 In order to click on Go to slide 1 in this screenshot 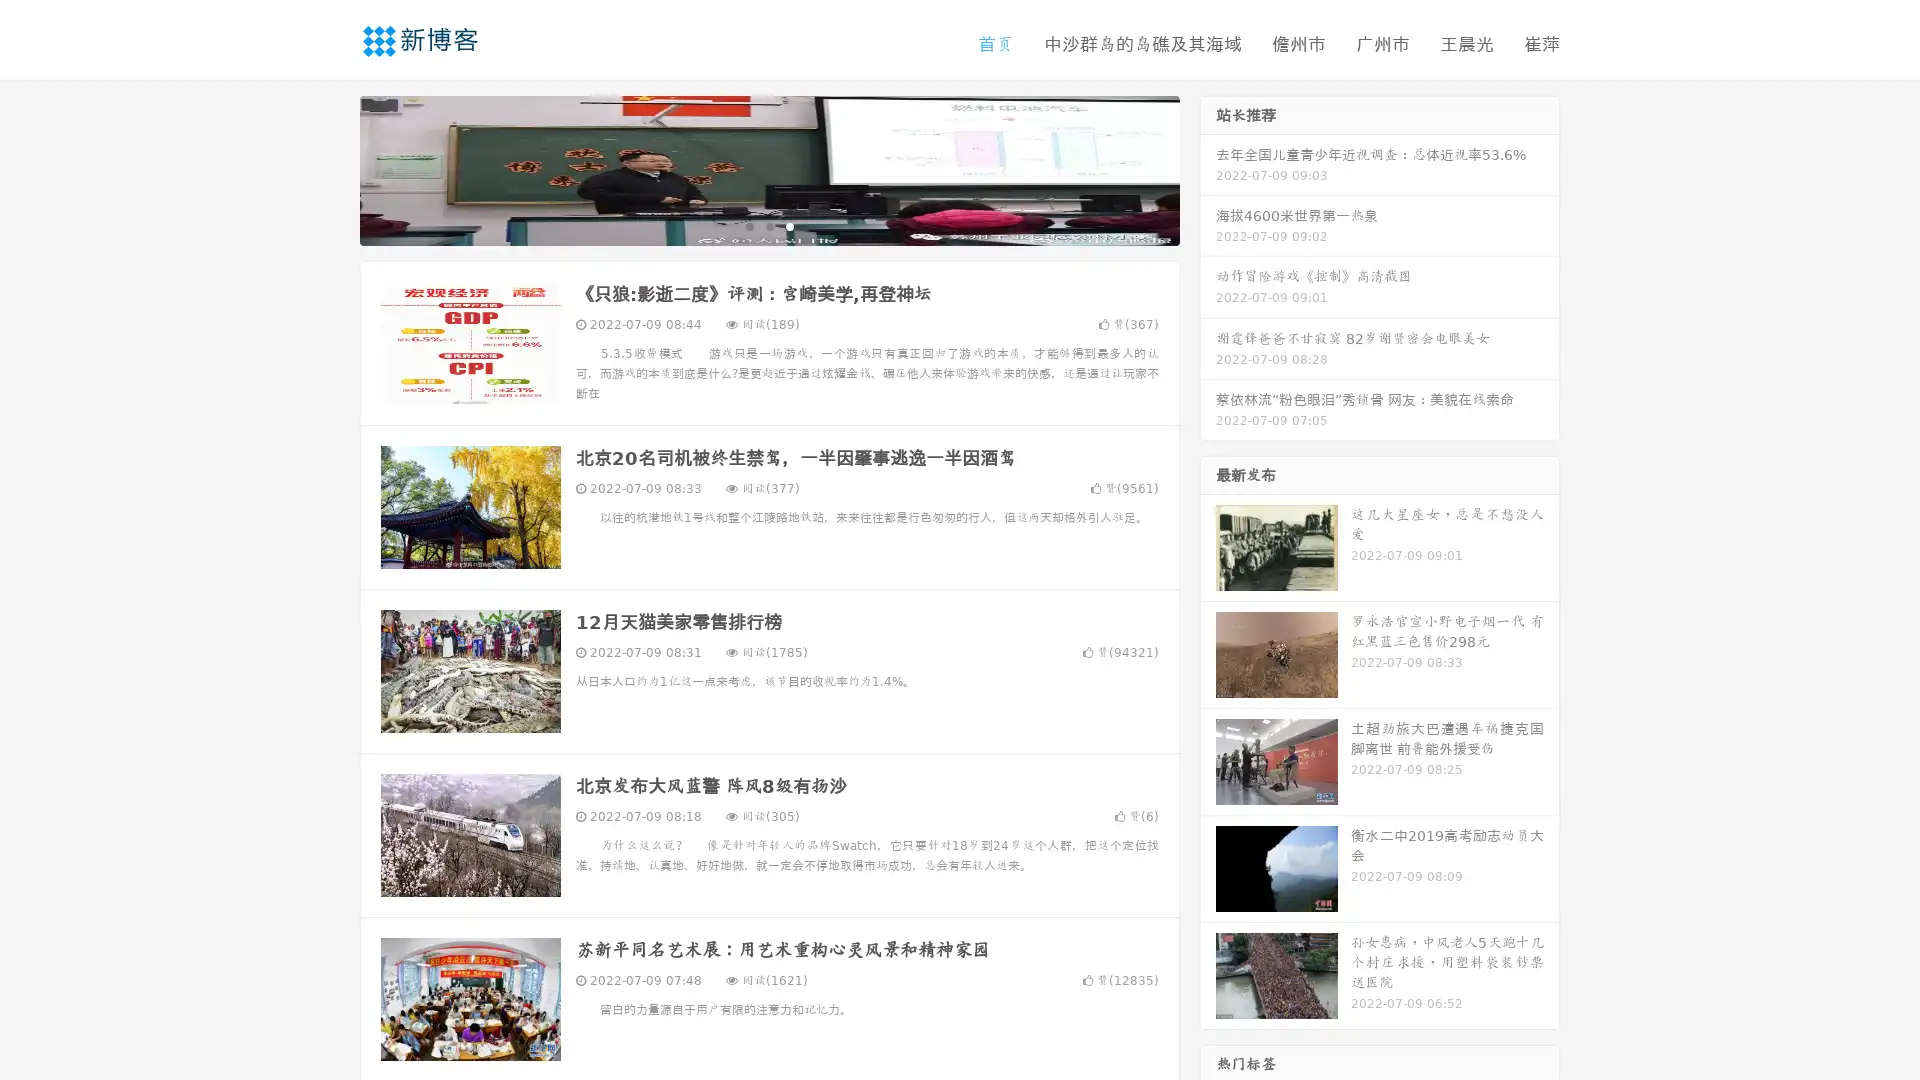, I will do `click(748, 225)`.